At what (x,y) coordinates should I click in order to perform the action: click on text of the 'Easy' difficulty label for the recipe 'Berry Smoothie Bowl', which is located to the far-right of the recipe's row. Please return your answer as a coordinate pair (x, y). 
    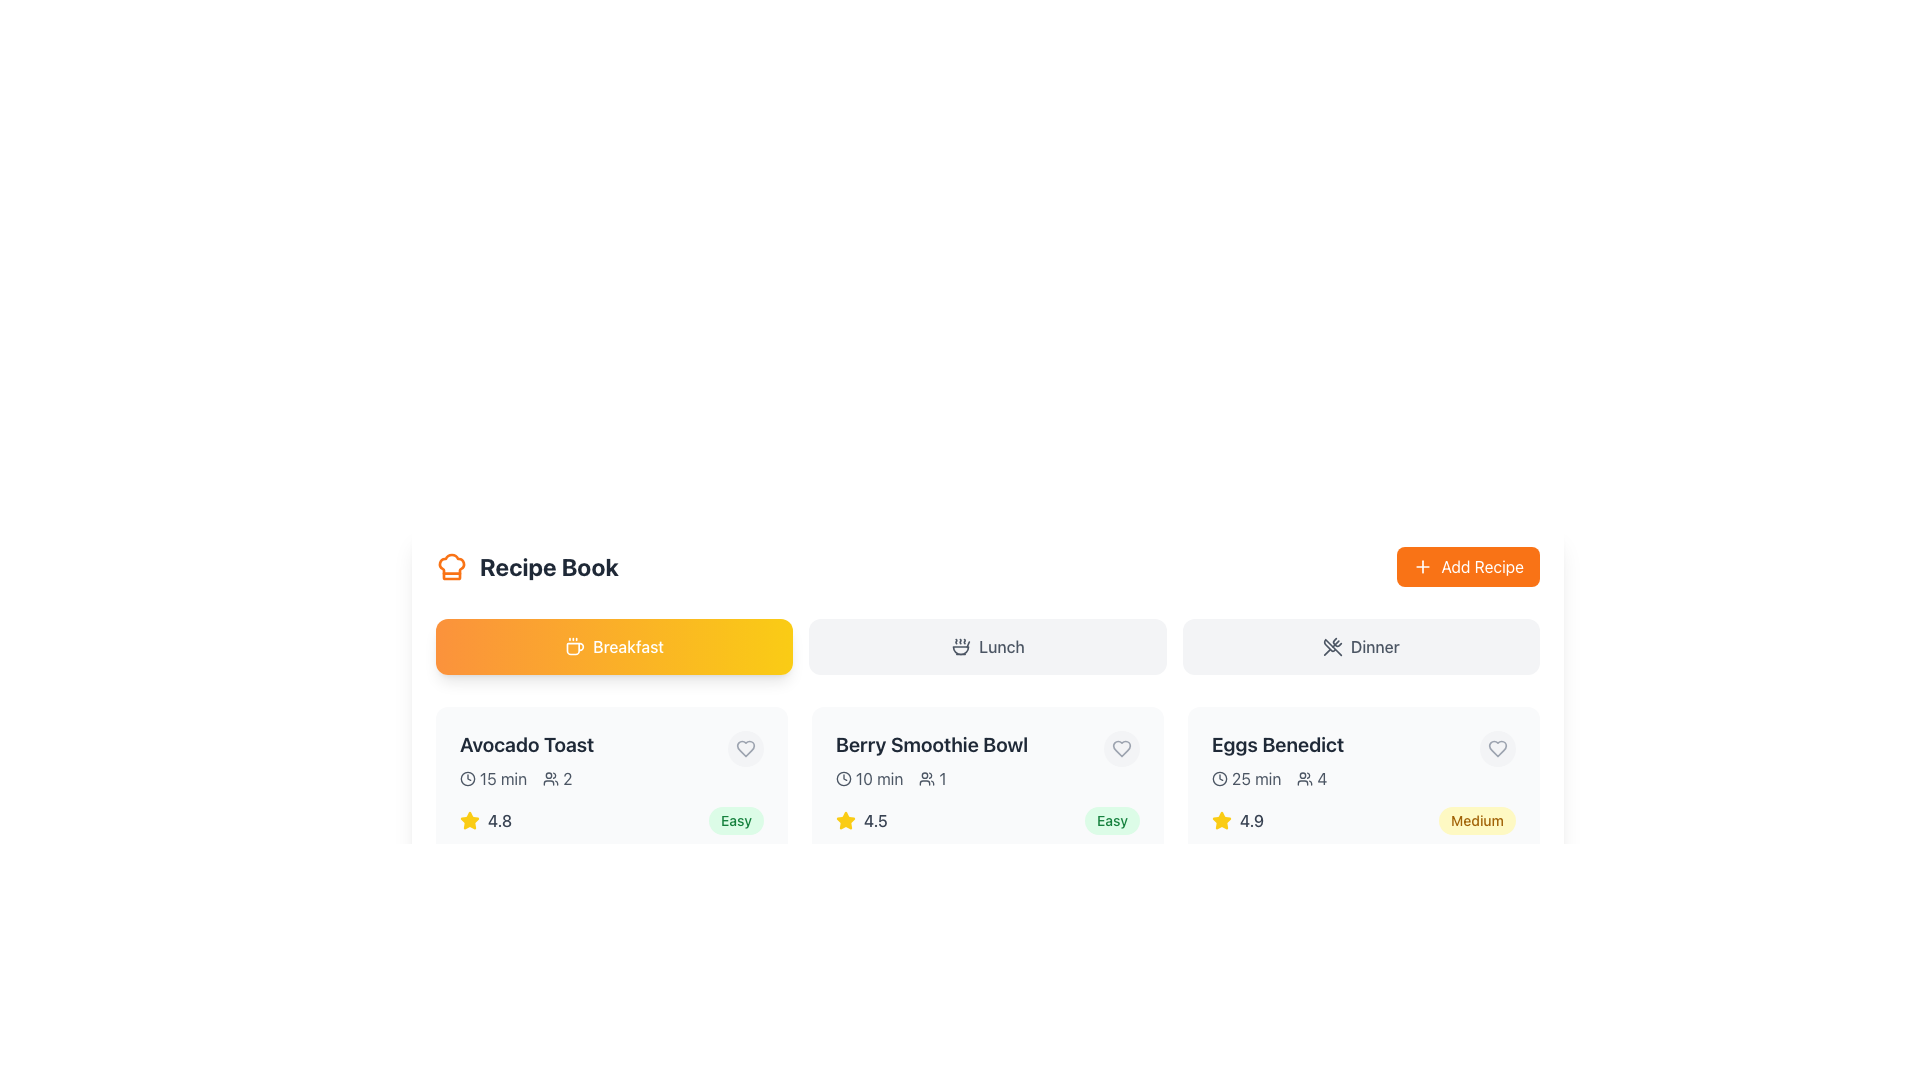
    Looking at the image, I should click on (1111, 821).